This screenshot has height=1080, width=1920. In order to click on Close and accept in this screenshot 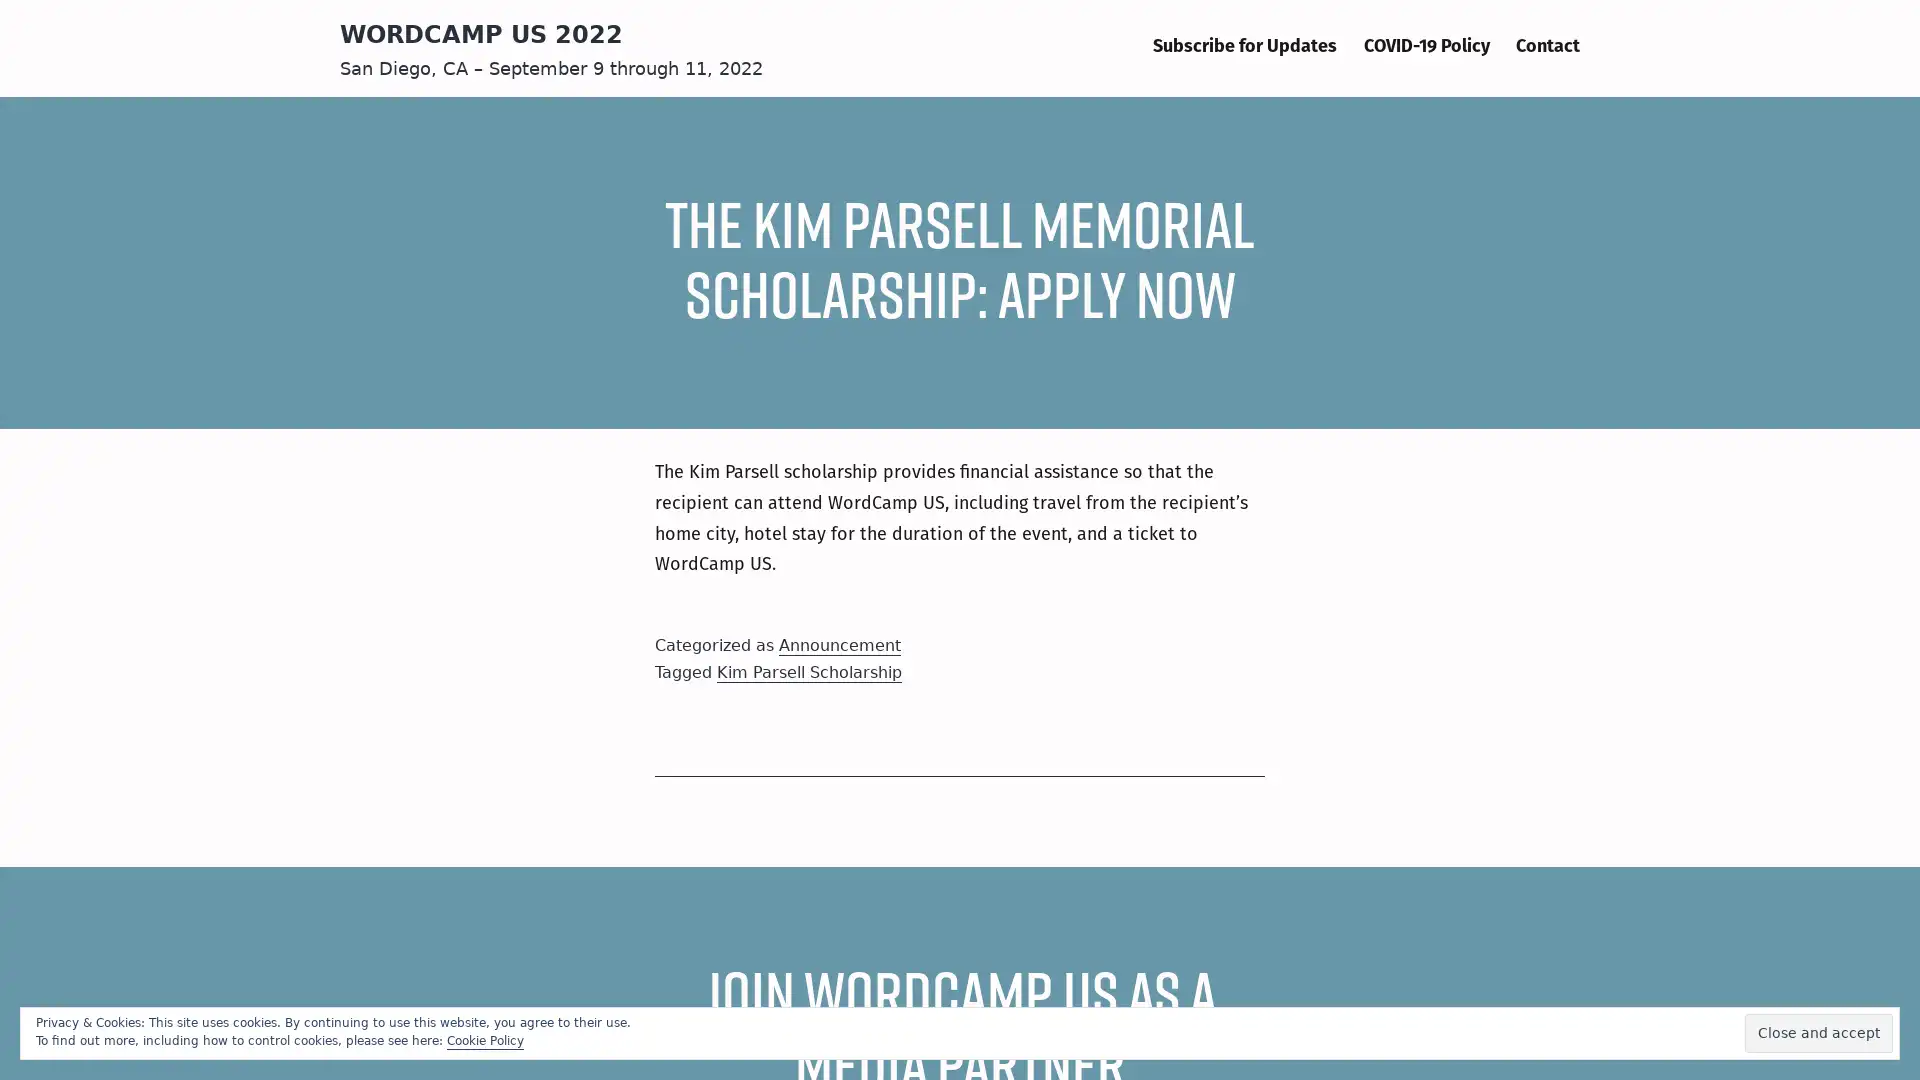, I will do `click(1819, 1033)`.